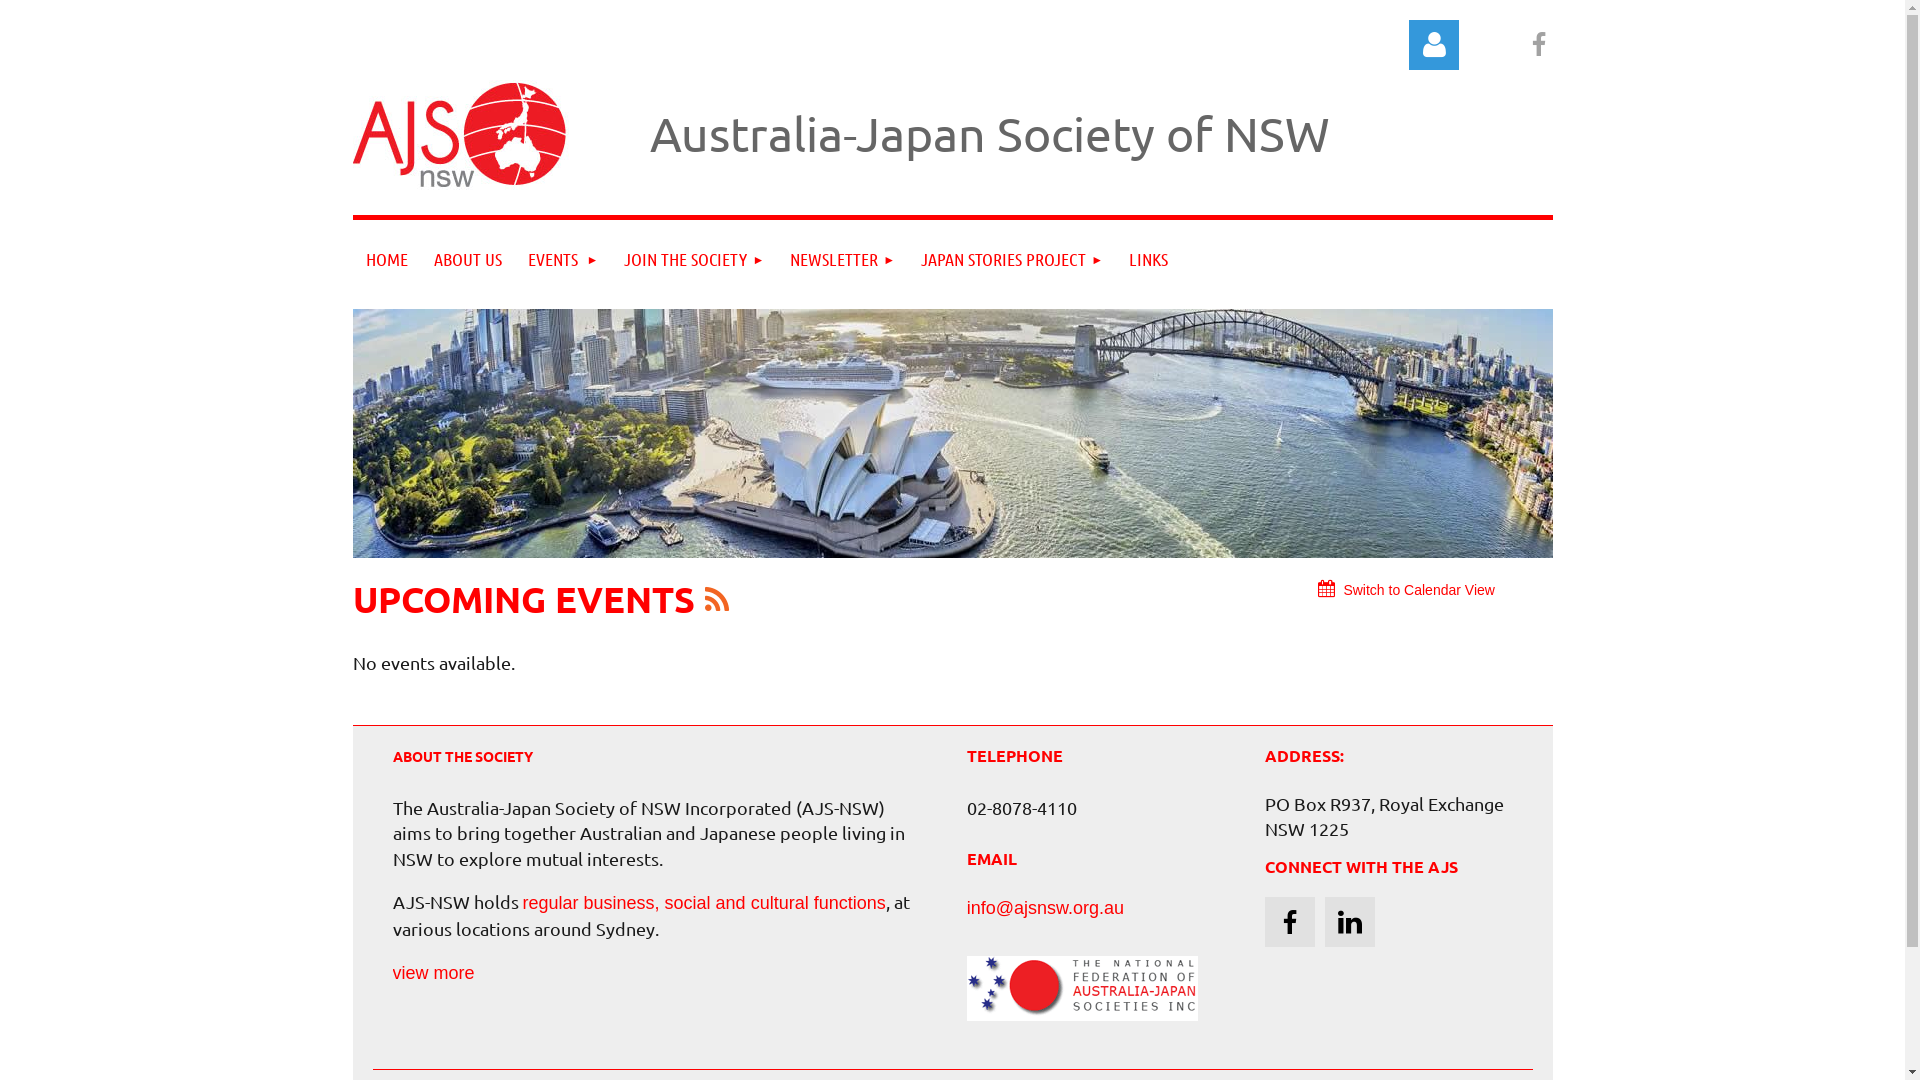 The image size is (1920, 1080). Describe the element at coordinates (1522, 43) in the screenshot. I see `'Facebook'` at that location.